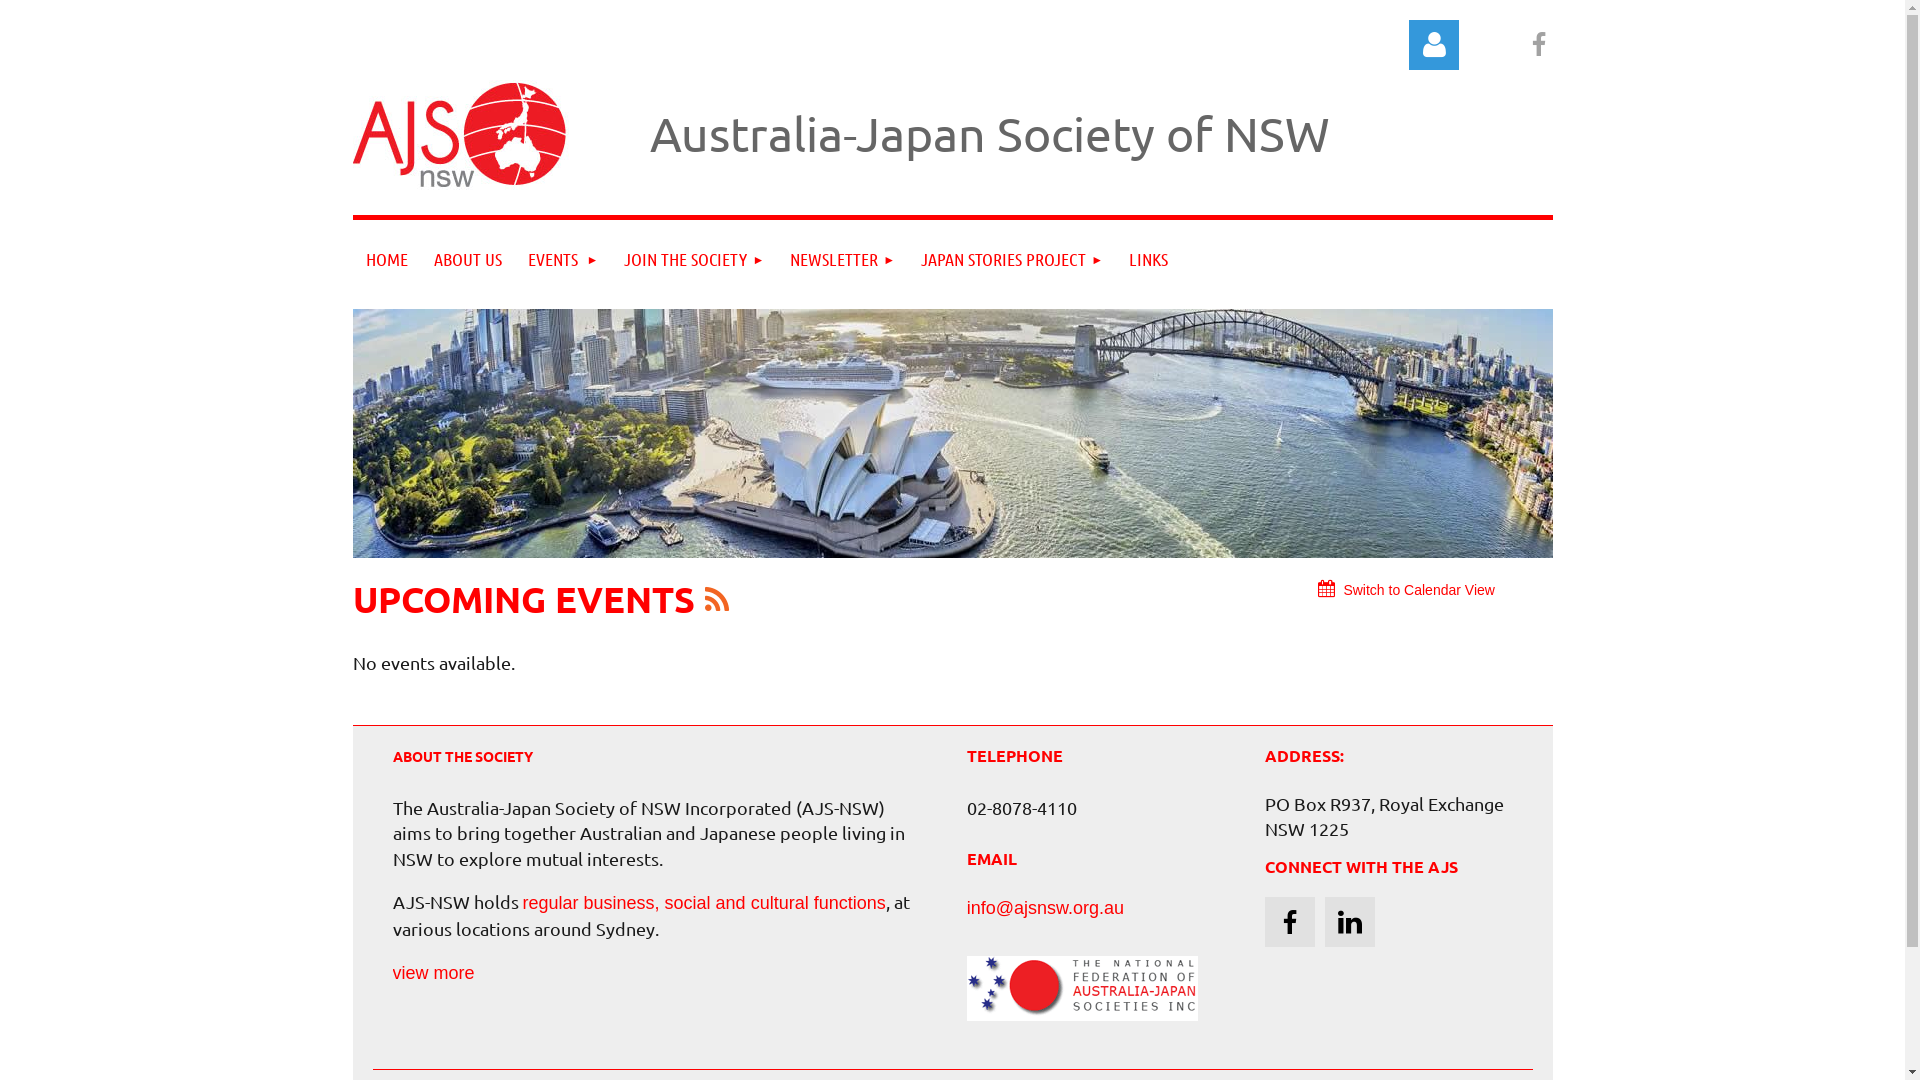 The image size is (1920, 1080). Describe the element at coordinates (1522, 43) in the screenshot. I see `'Facebook'` at that location.